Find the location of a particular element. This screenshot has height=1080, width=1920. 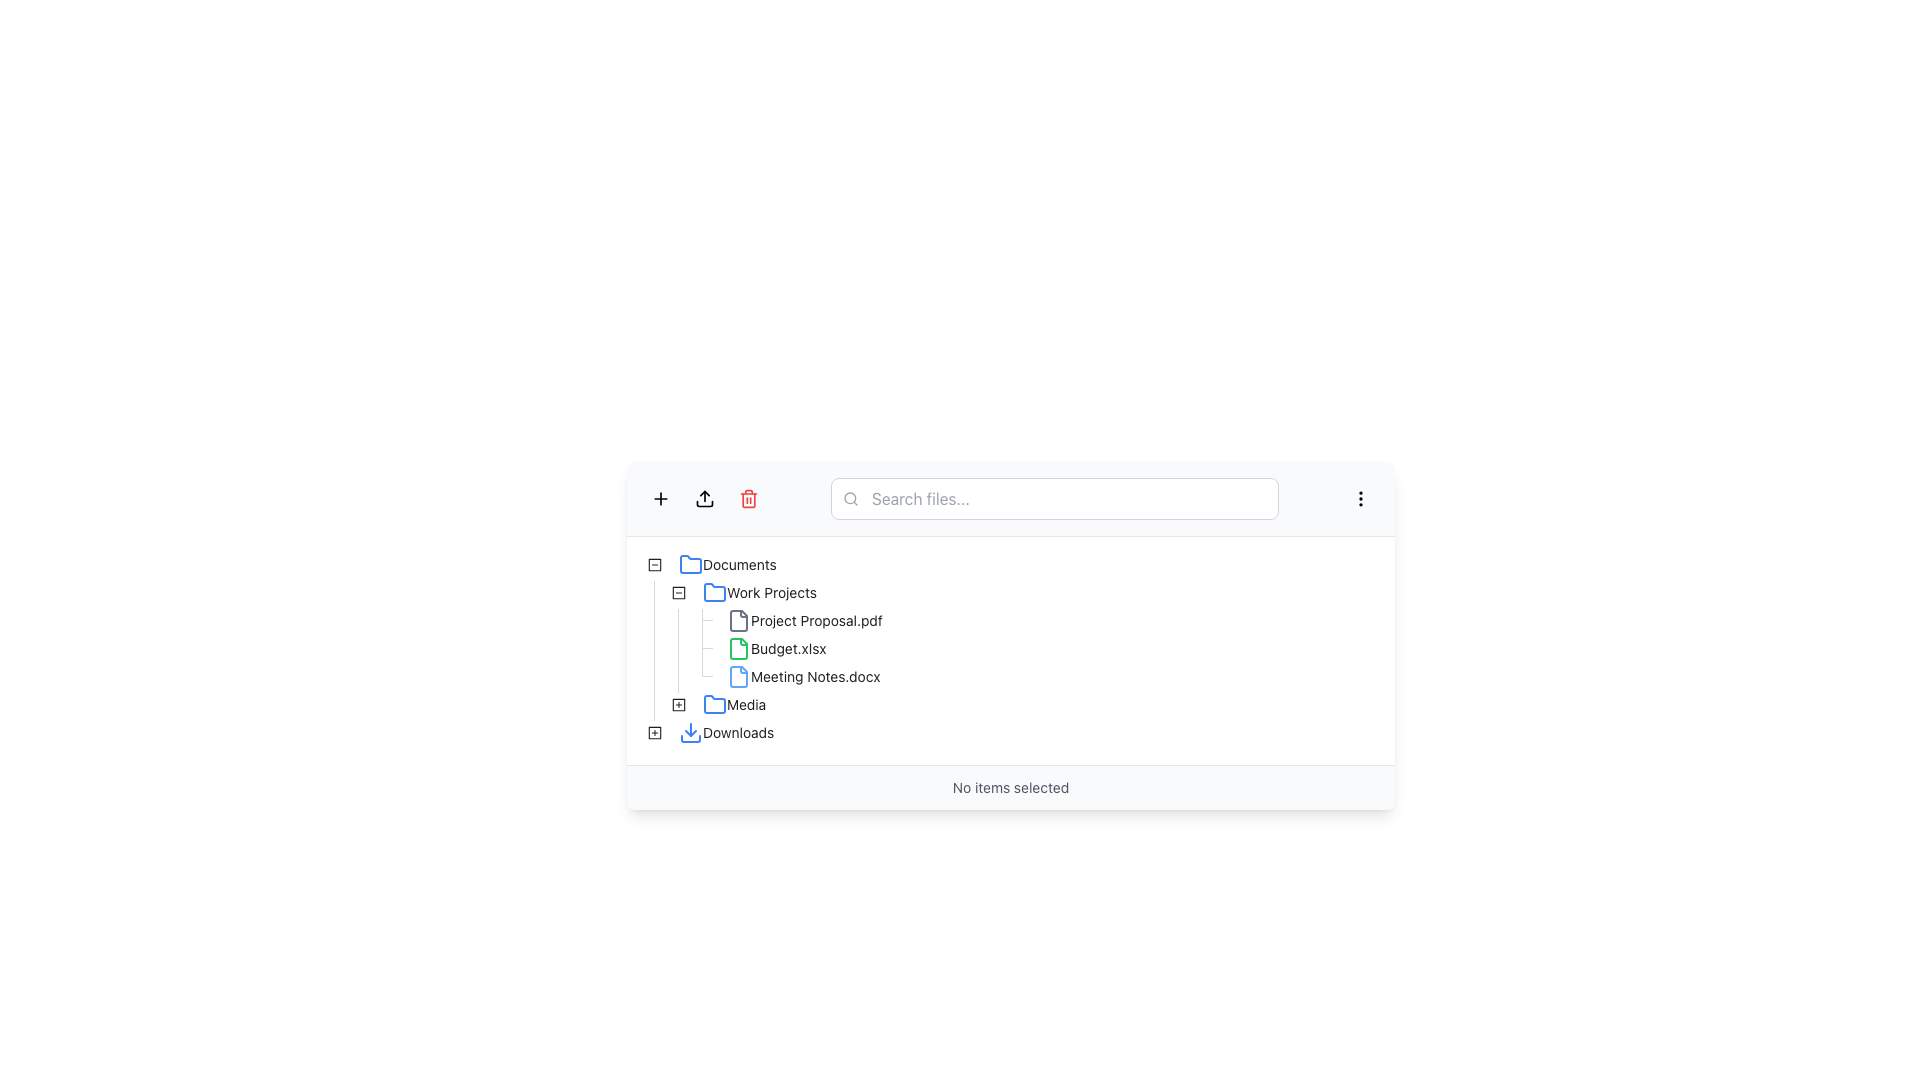

the Interactive icon (expand/collapse button) next to the 'Downloads' folder entry is located at coordinates (654, 732).